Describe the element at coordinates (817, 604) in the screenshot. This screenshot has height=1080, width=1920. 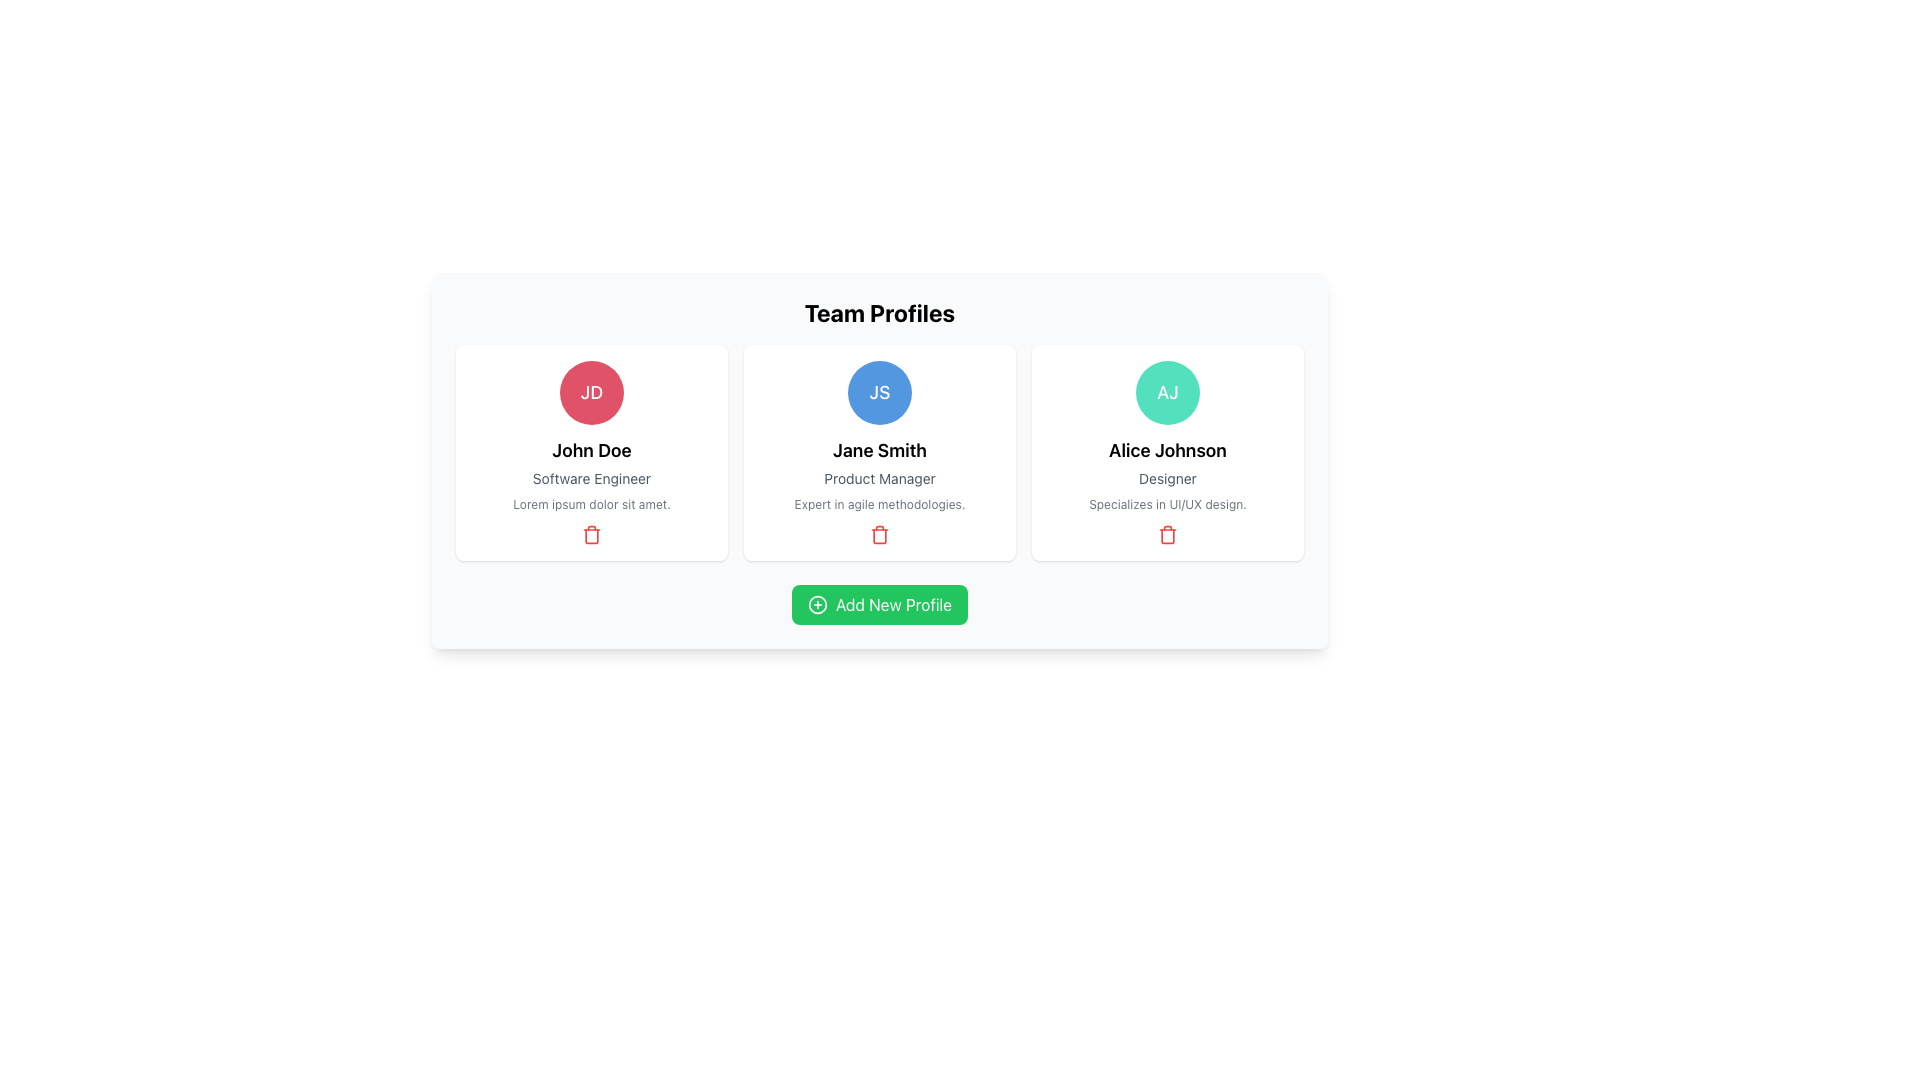
I see `the SVG Circle element located at the center of the 'Add New Profile' button, which is a bright green button with white text positioned beneath a row of profile cards` at that location.